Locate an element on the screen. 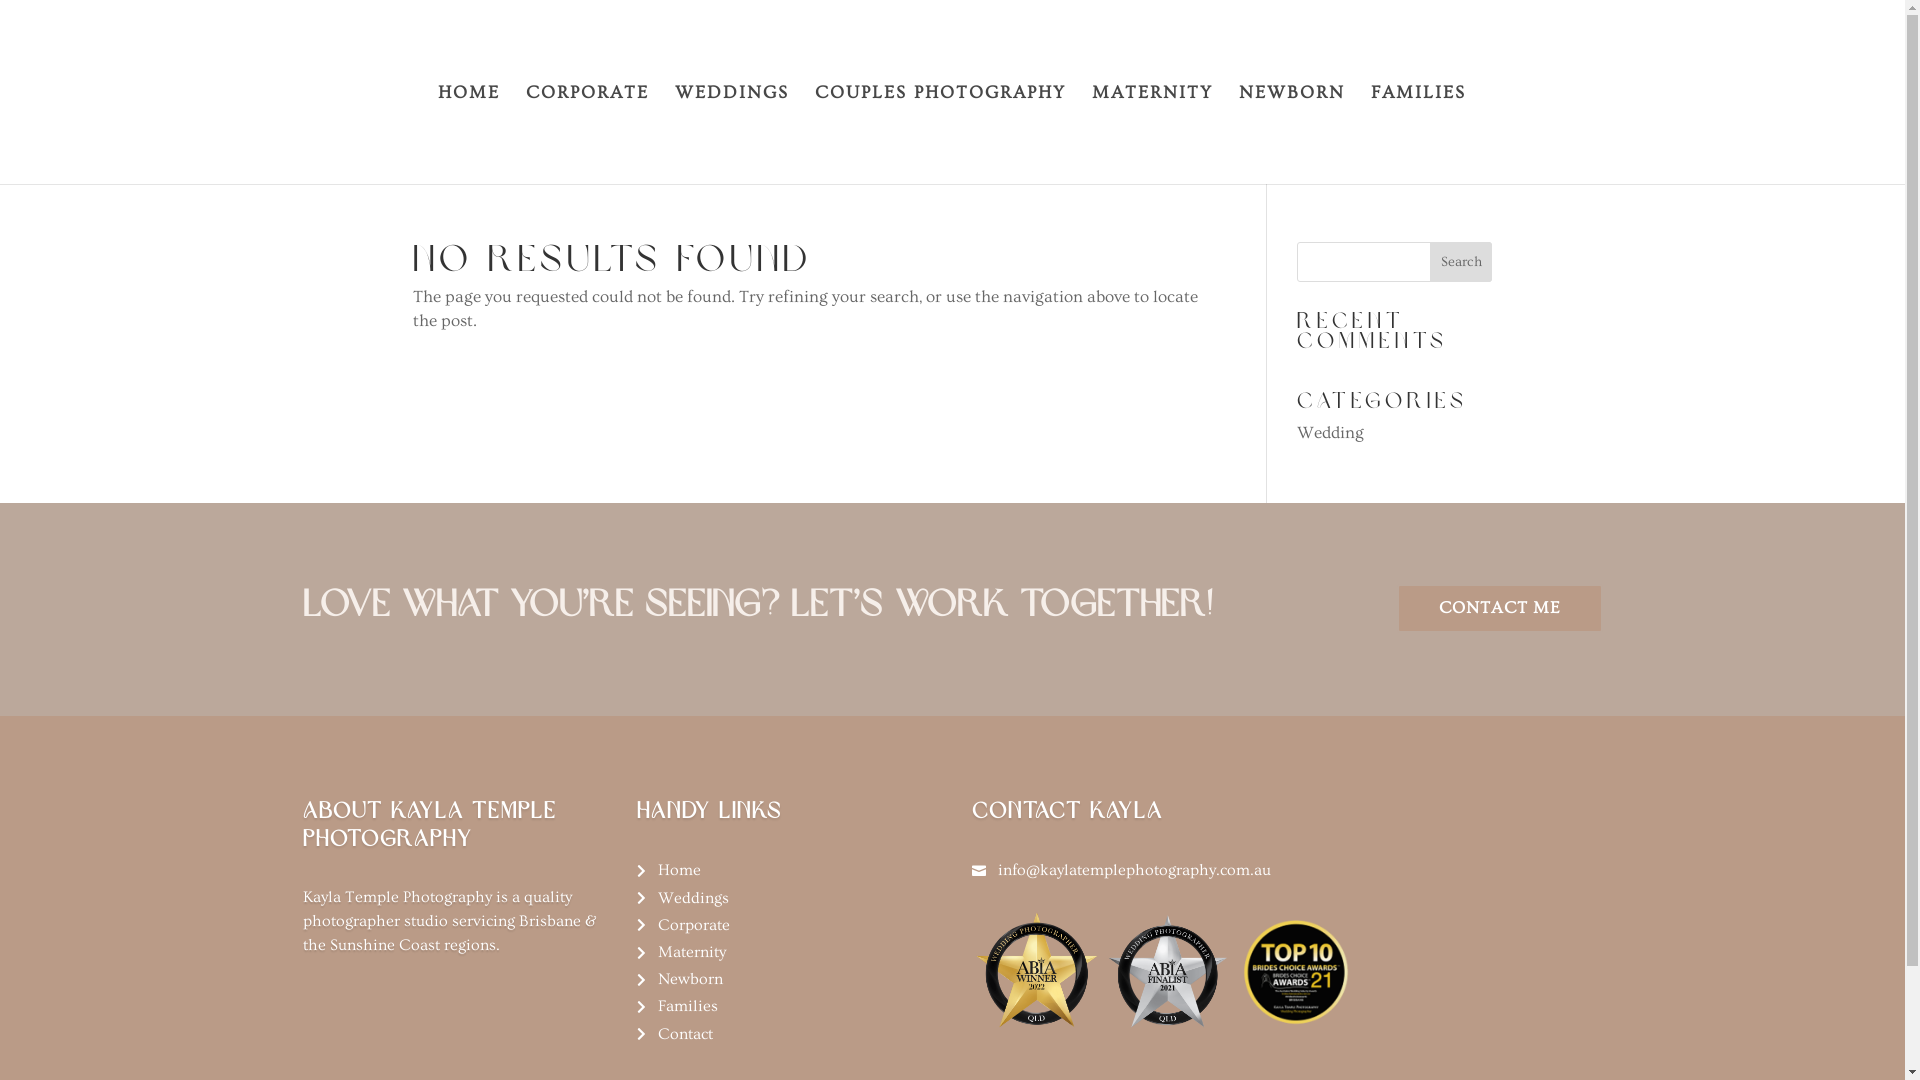  'uploads_logos_2111100434172-300x296' is located at coordinates (1231, 970).